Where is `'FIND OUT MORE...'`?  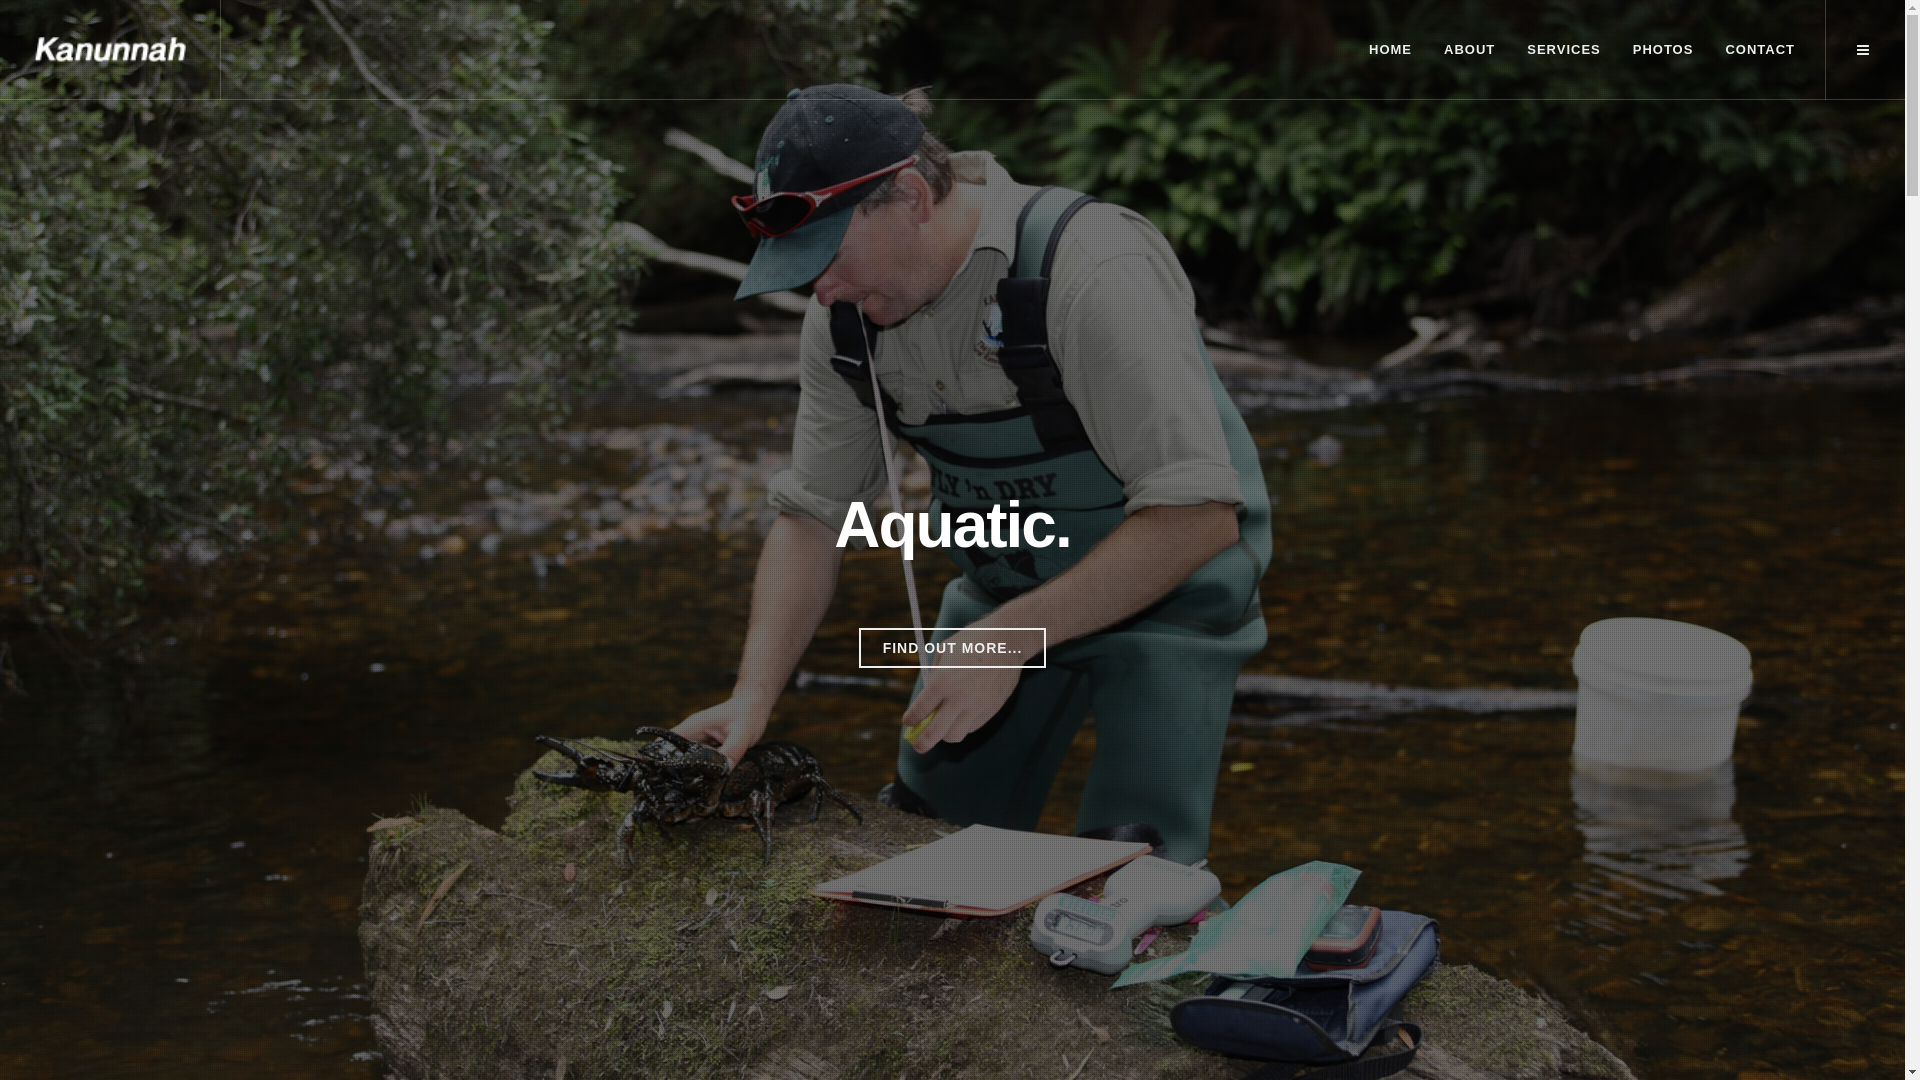 'FIND OUT MORE...' is located at coordinates (859, 648).